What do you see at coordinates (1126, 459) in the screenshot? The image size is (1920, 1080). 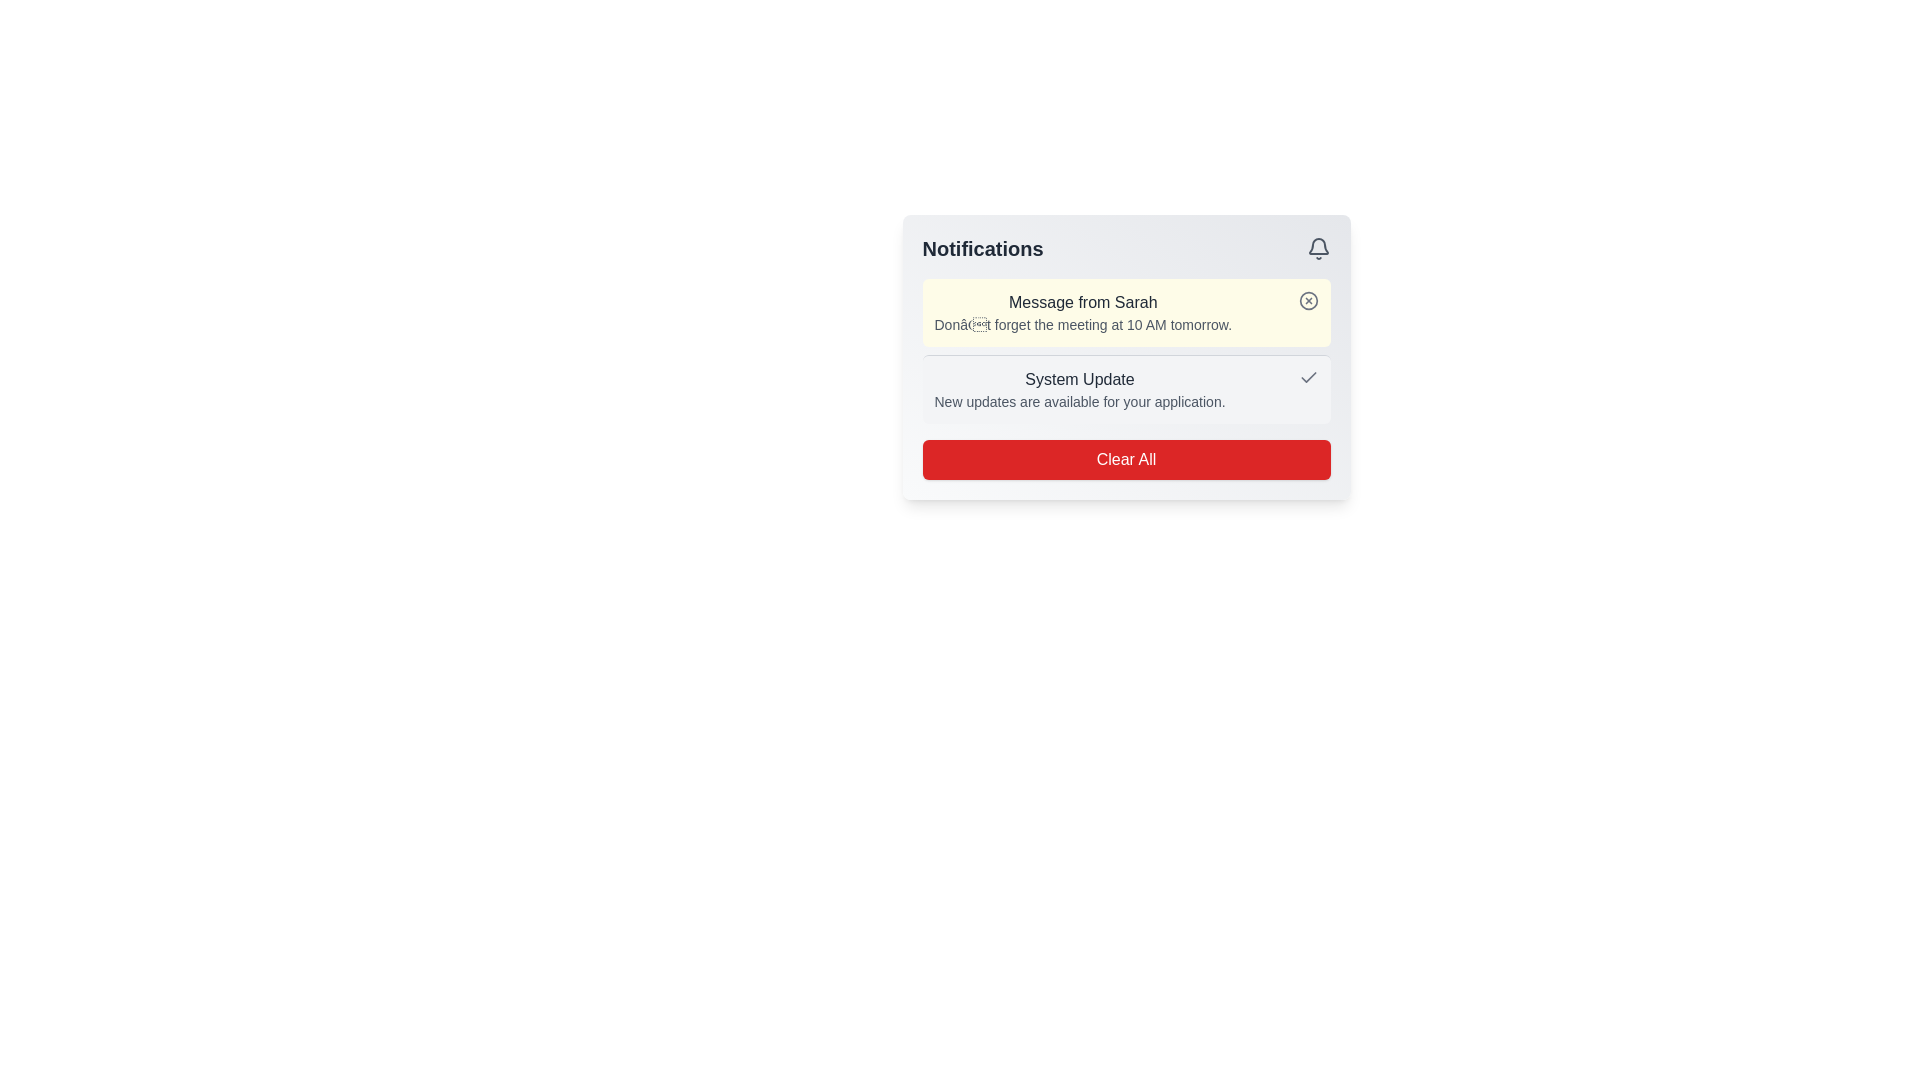 I see `the red rectangular button labeled 'Clear All'` at bounding box center [1126, 459].